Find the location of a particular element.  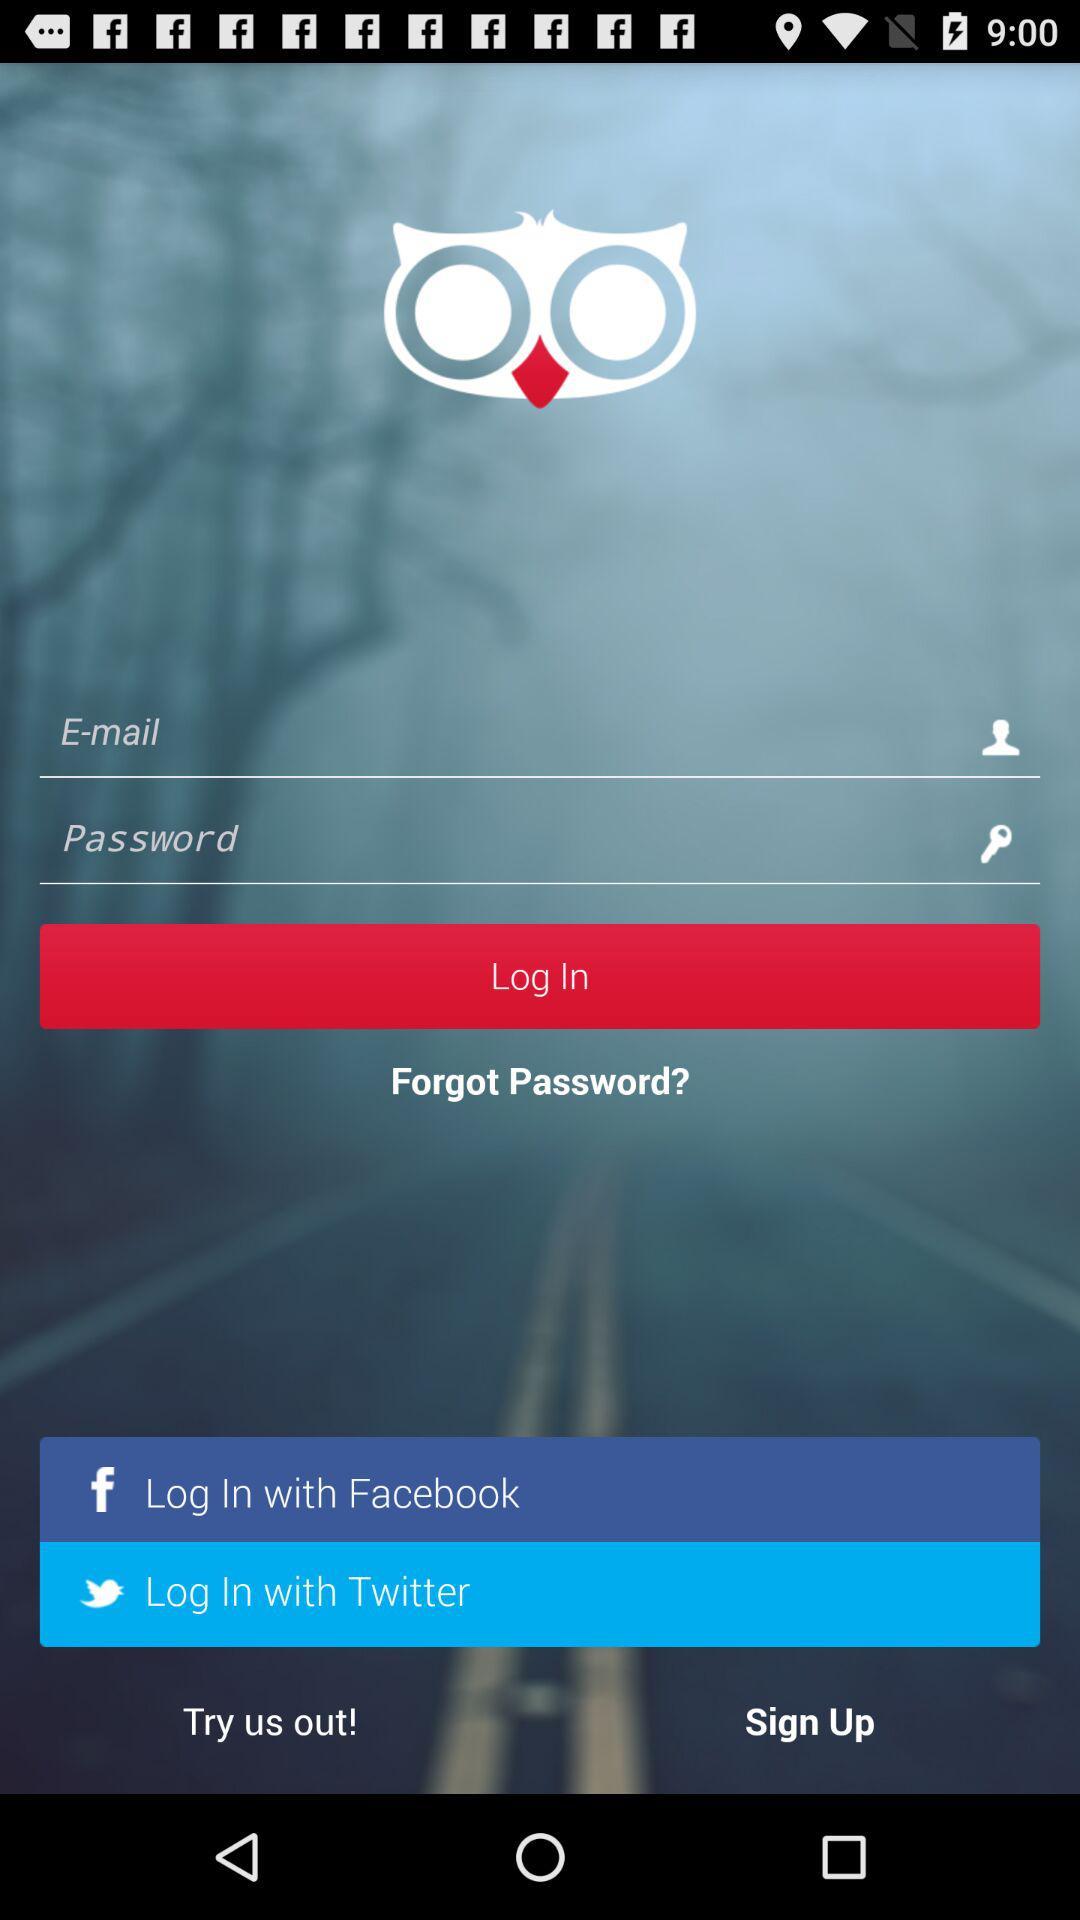

email address is located at coordinates (499, 735).